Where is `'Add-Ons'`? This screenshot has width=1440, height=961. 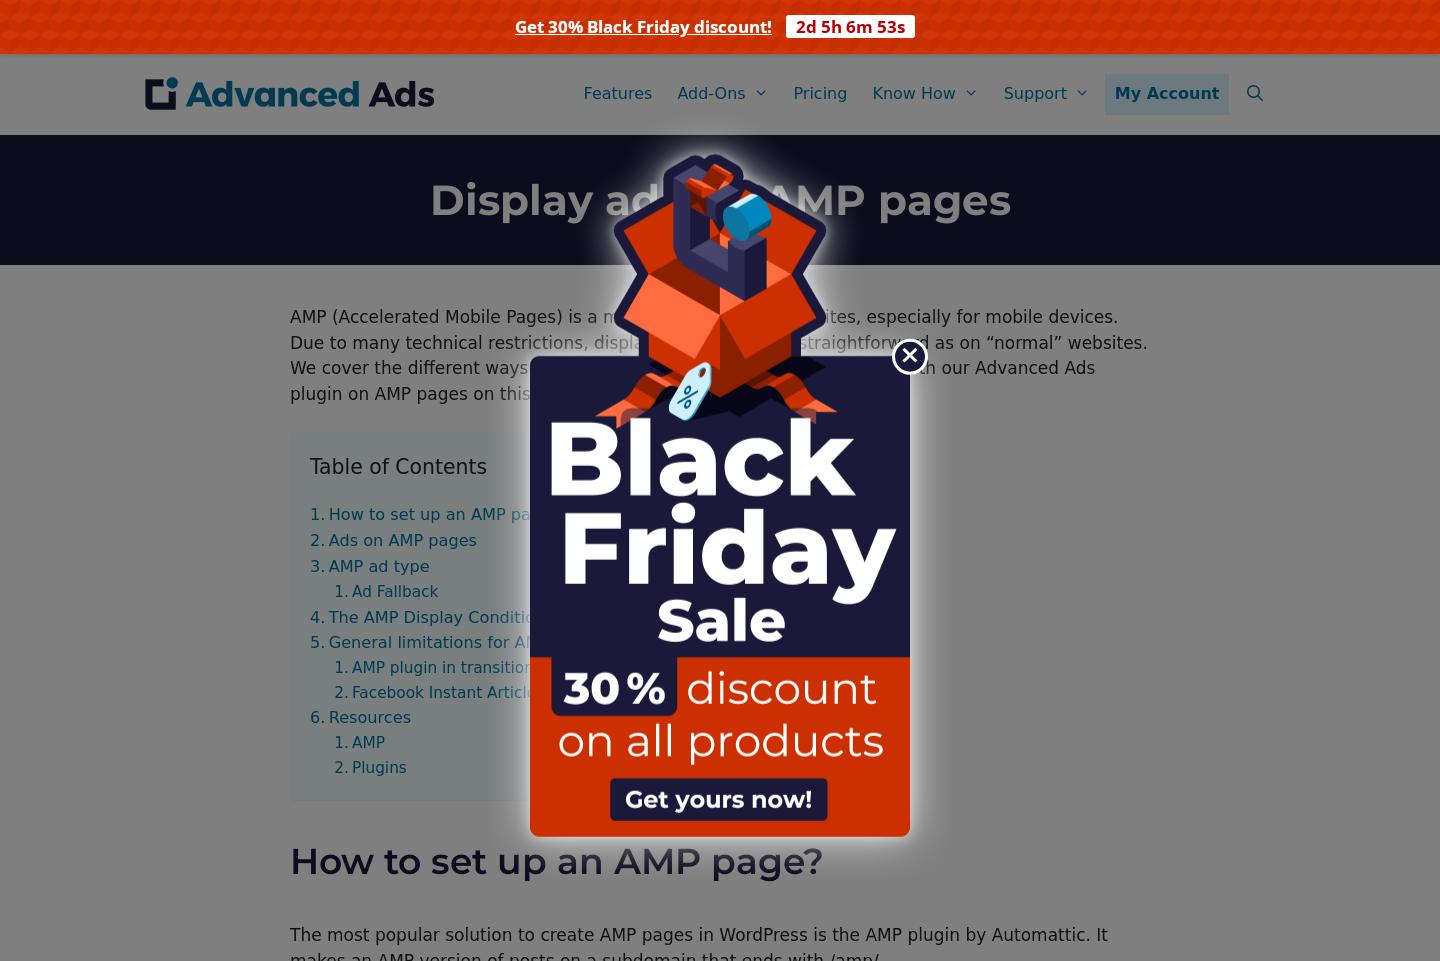 'Add-Ons' is located at coordinates (711, 93).